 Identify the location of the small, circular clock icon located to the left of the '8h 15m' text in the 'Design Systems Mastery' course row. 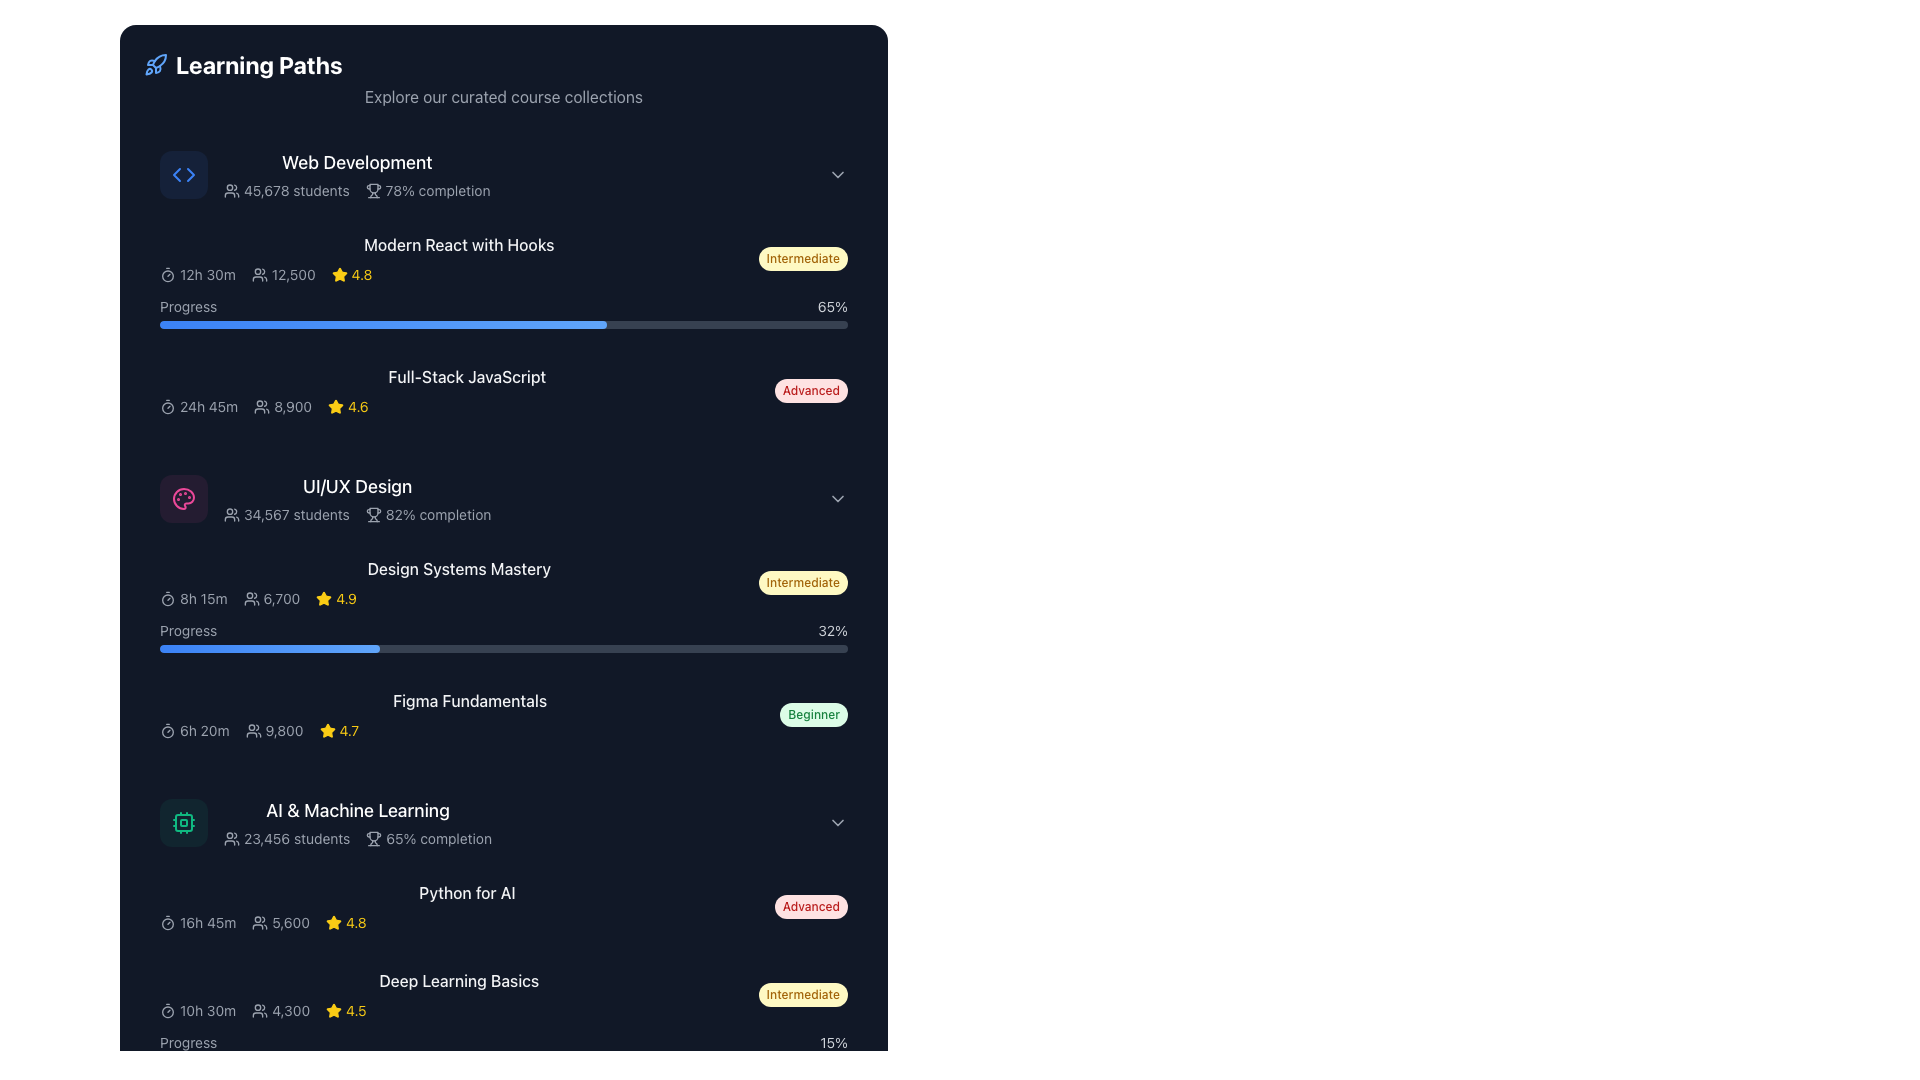
(168, 597).